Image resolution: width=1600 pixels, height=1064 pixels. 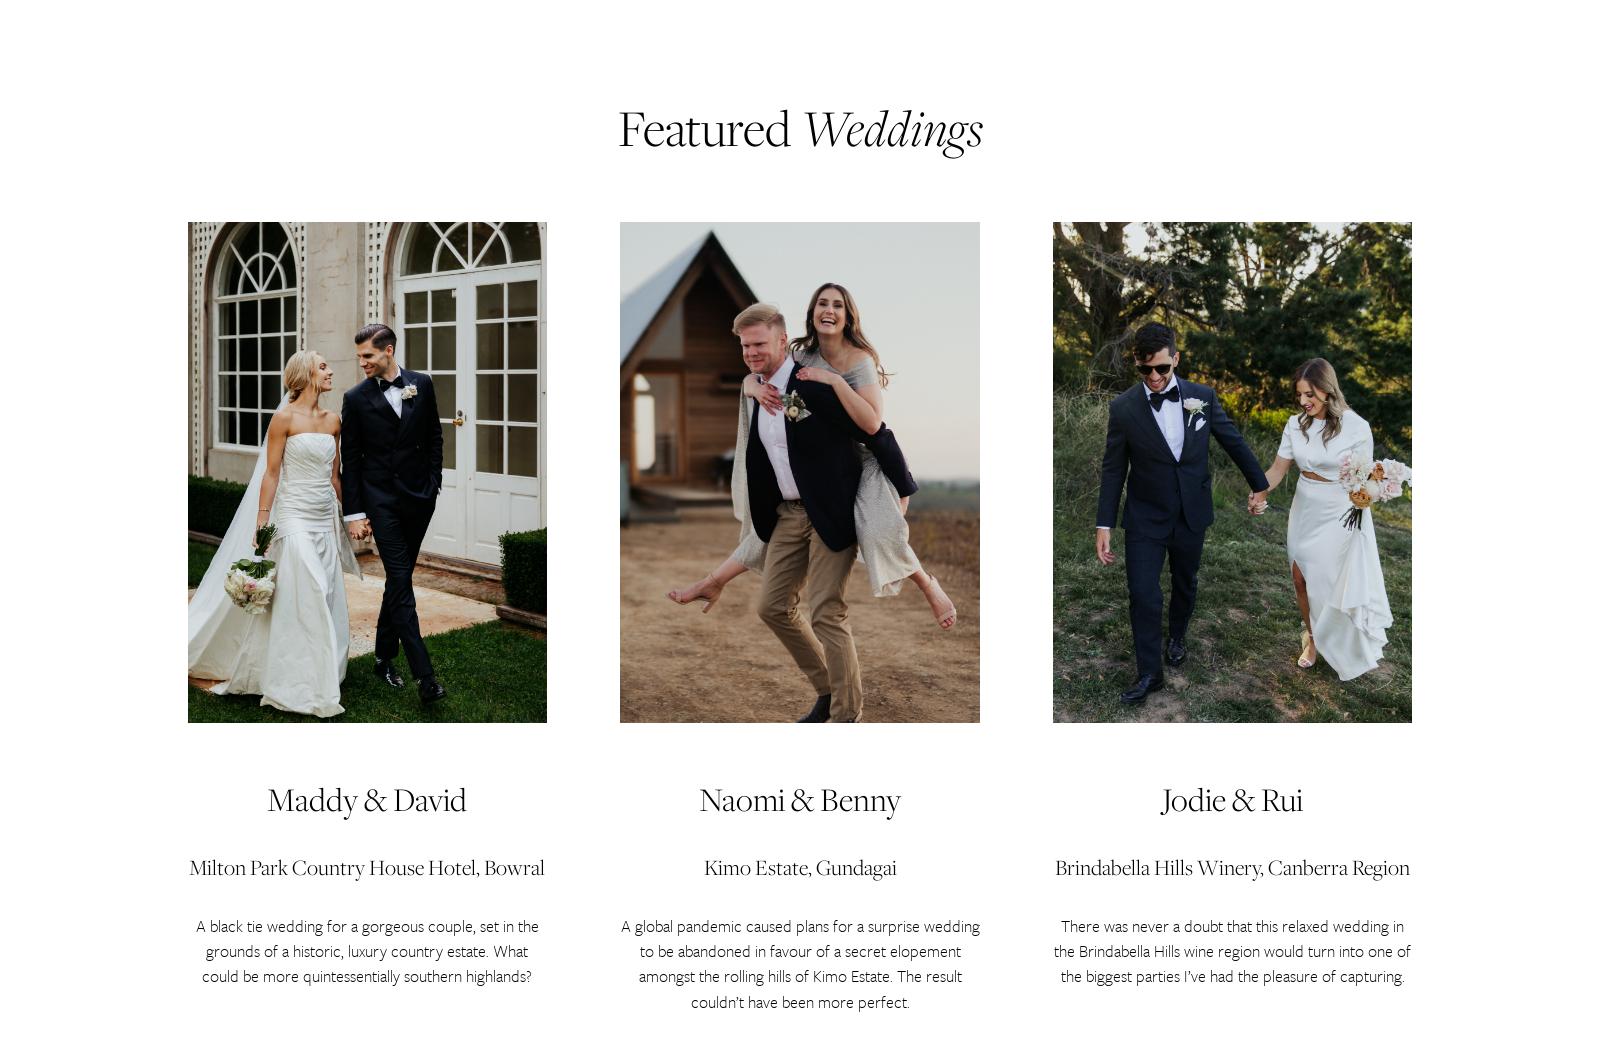 I want to click on 'Naomi & Benny', so click(x=800, y=798).